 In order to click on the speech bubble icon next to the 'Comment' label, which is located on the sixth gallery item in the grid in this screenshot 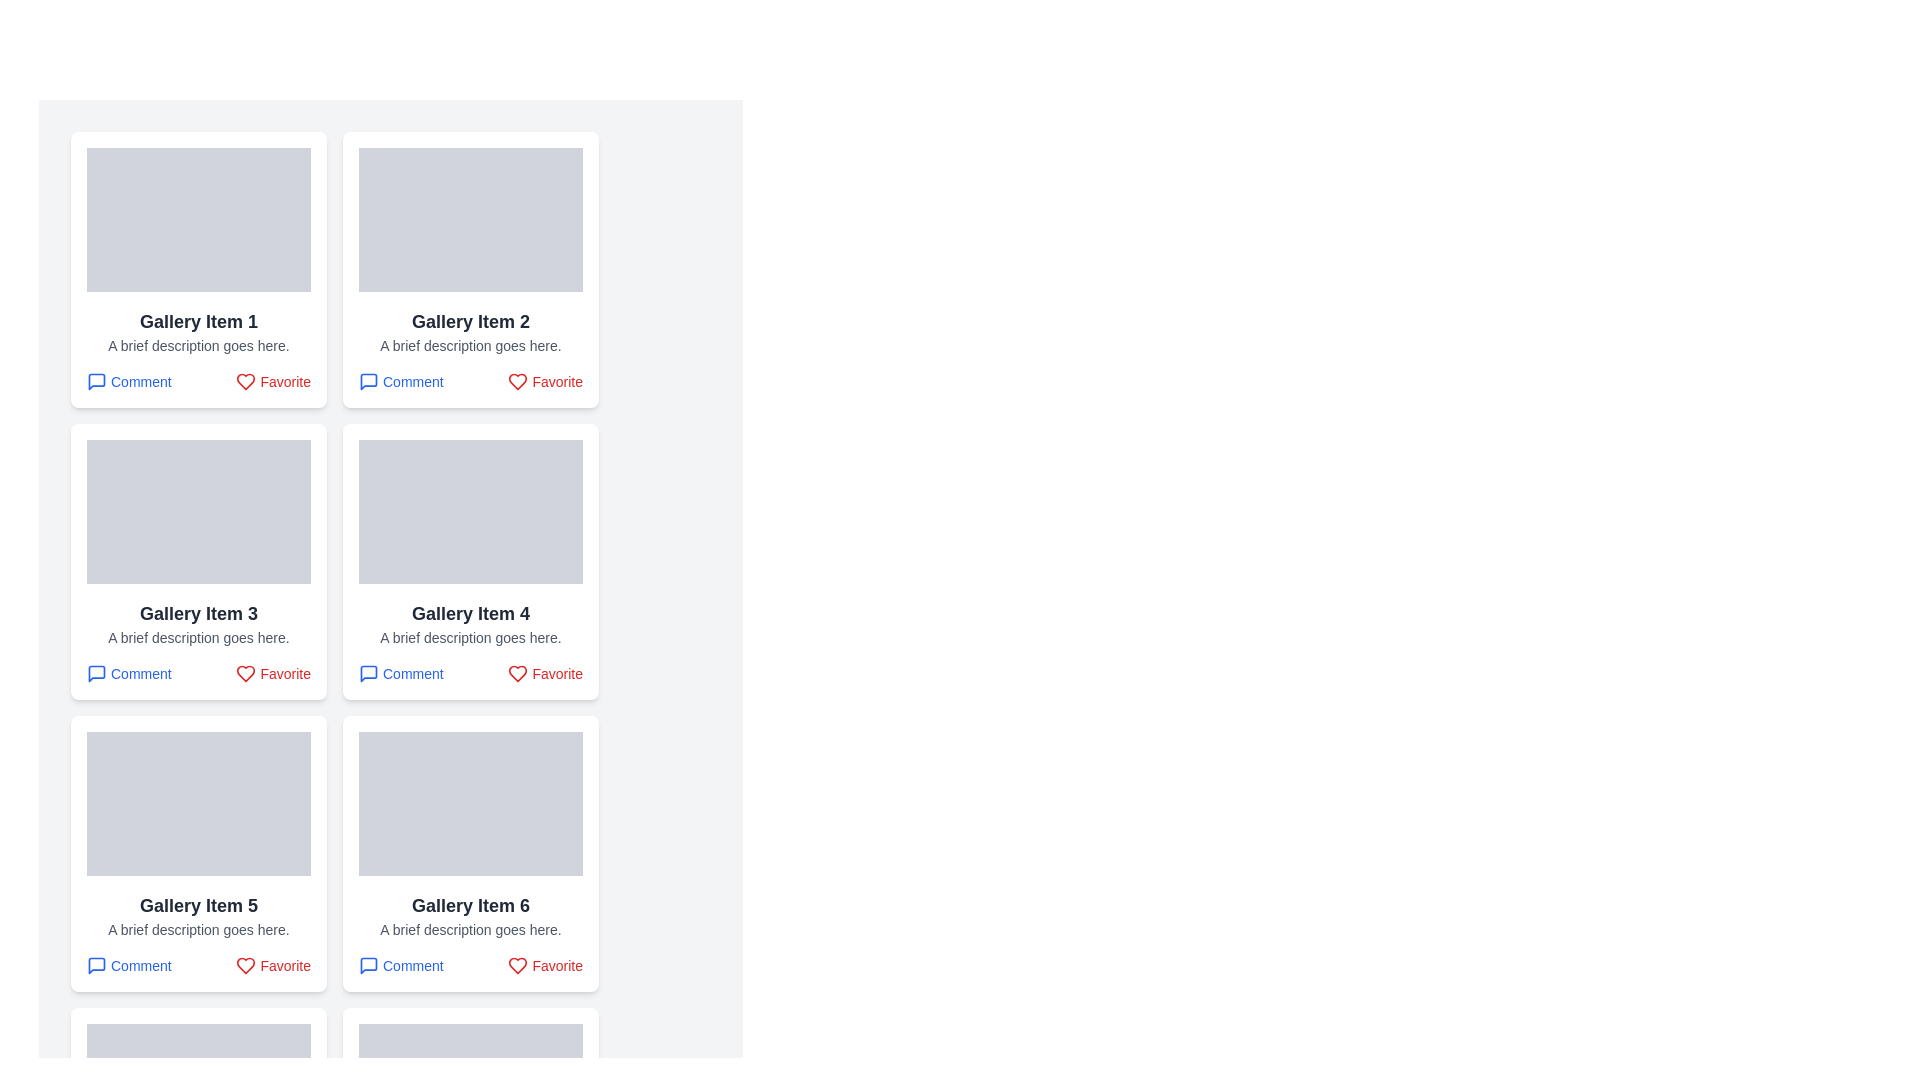, I will do `click(369, 964)`.